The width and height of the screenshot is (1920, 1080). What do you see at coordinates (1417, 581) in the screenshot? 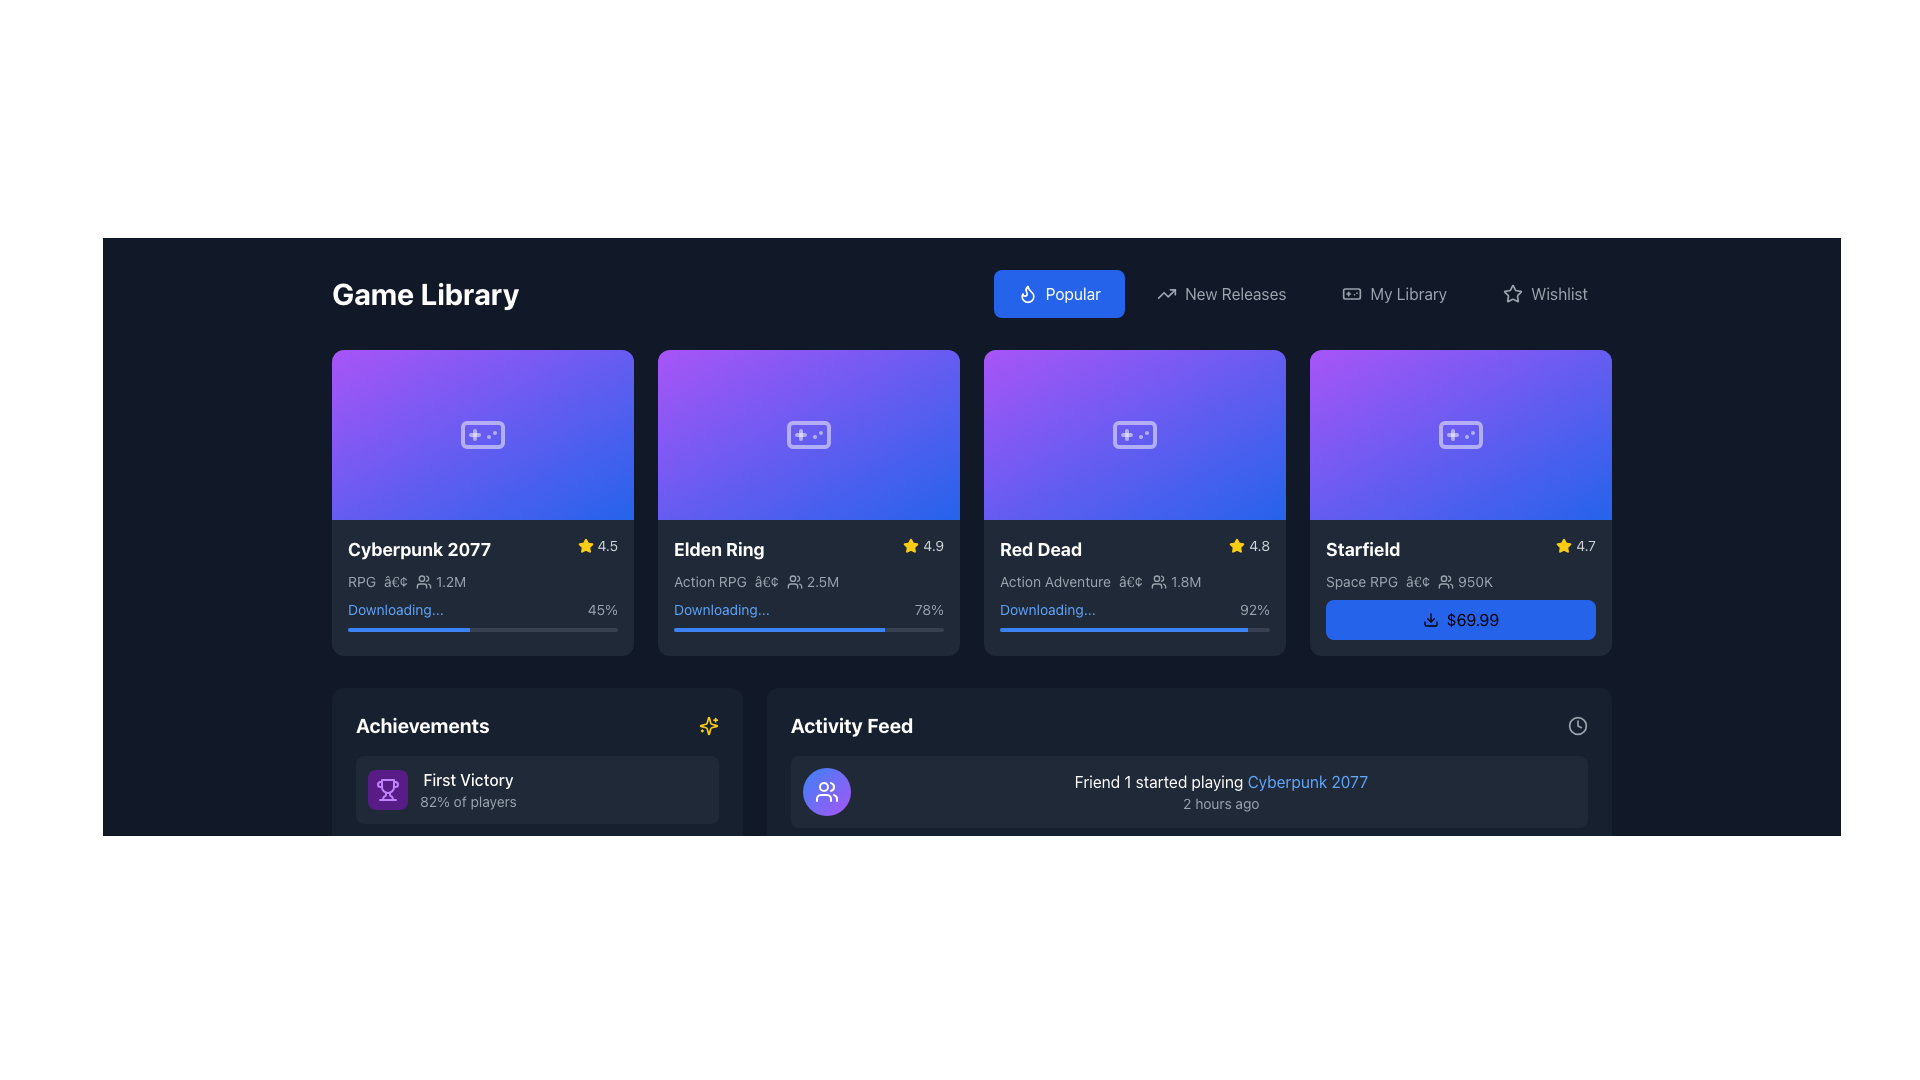
I see `the textual separator element that visually separates the game genre 'Space RPG' and its statistics '950K' in the horizontal list under the game title 'Starfield'` at bounding box center [1417, 581].